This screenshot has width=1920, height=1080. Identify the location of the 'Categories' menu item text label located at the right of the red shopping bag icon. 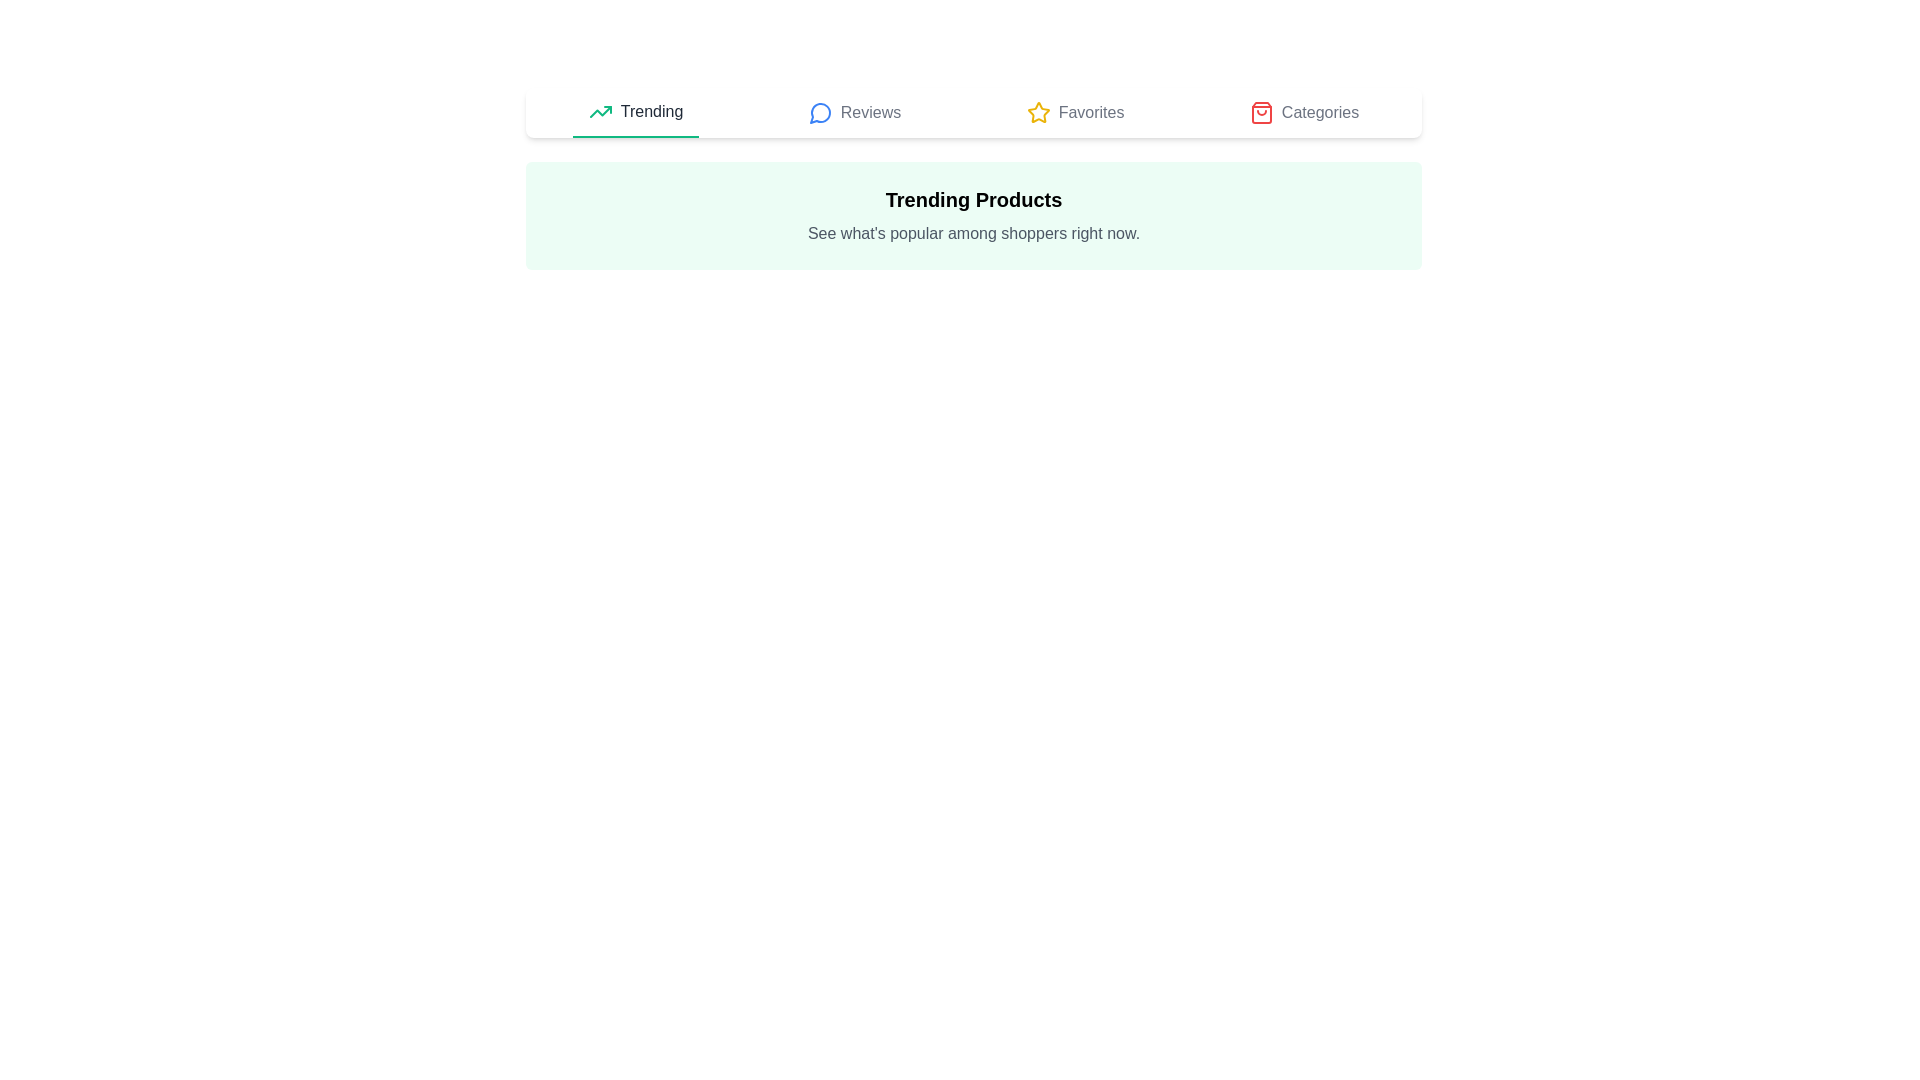
(1320, 112).